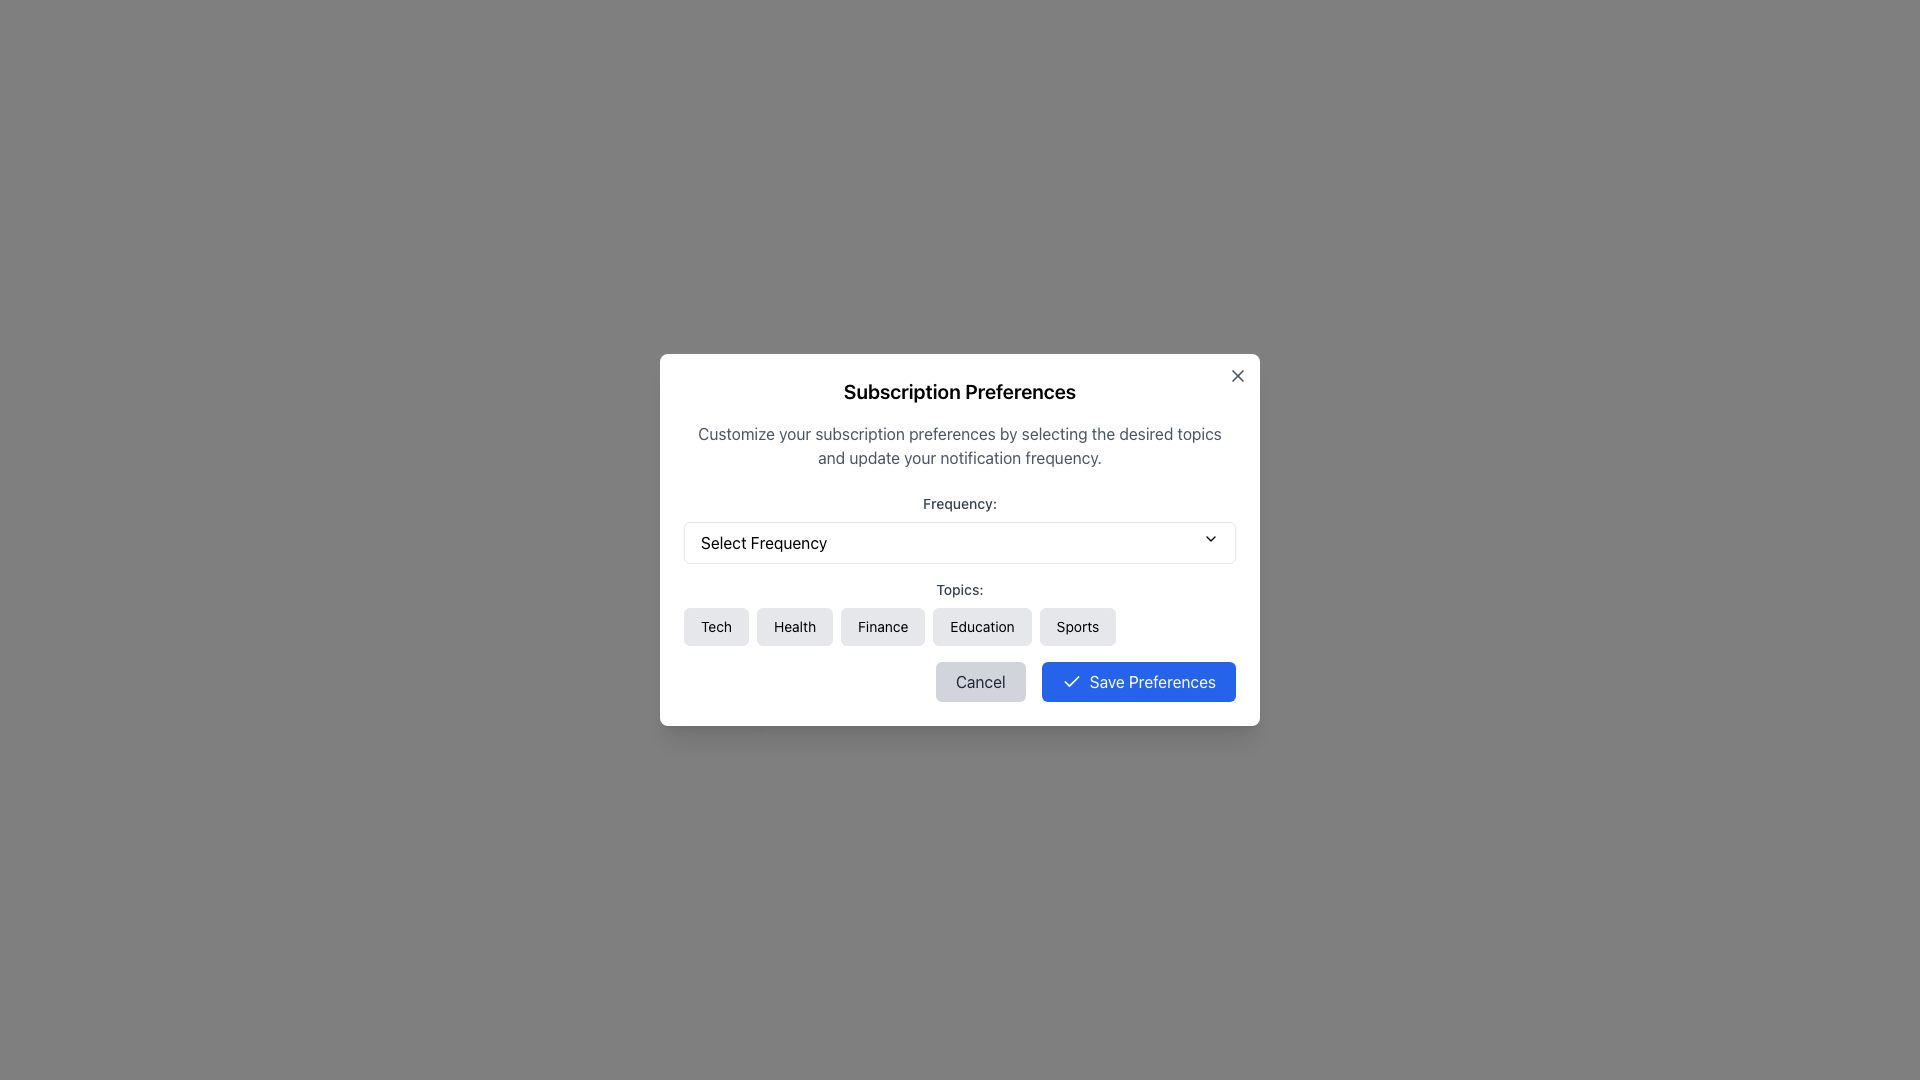 Image resolution: width=1920 pixels, height=1080 pixels. What do you see at coordinates (980, 681) in the screenshot?
I see `the cancel button located on the lower right section of the 'Subscription Preferences' dialog` at bounding box center [980, 681].